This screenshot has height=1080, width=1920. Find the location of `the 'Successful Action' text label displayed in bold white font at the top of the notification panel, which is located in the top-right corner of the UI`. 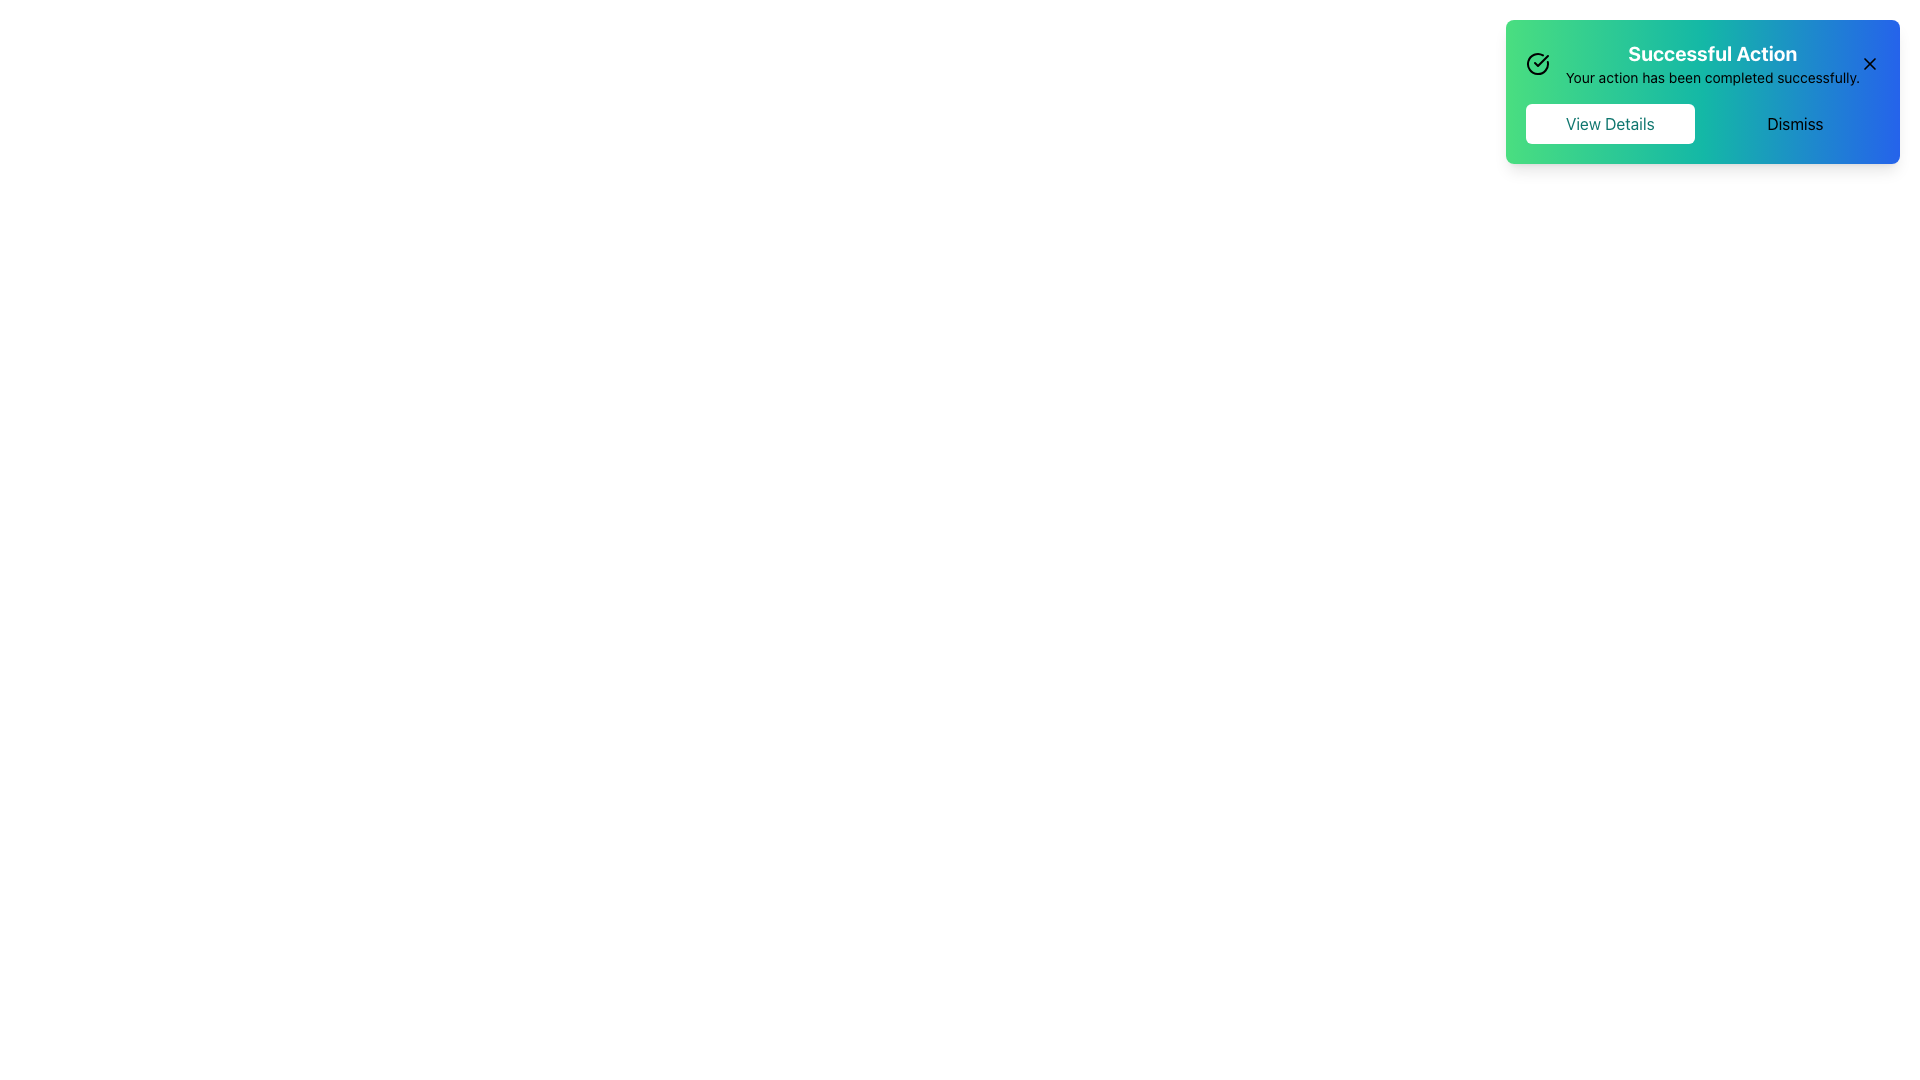

the 'Successful Action' text label displayed in bold white font at the top of the notification panel, which is located in the top-right corner of the UI is located at coordinates (1711, 53).